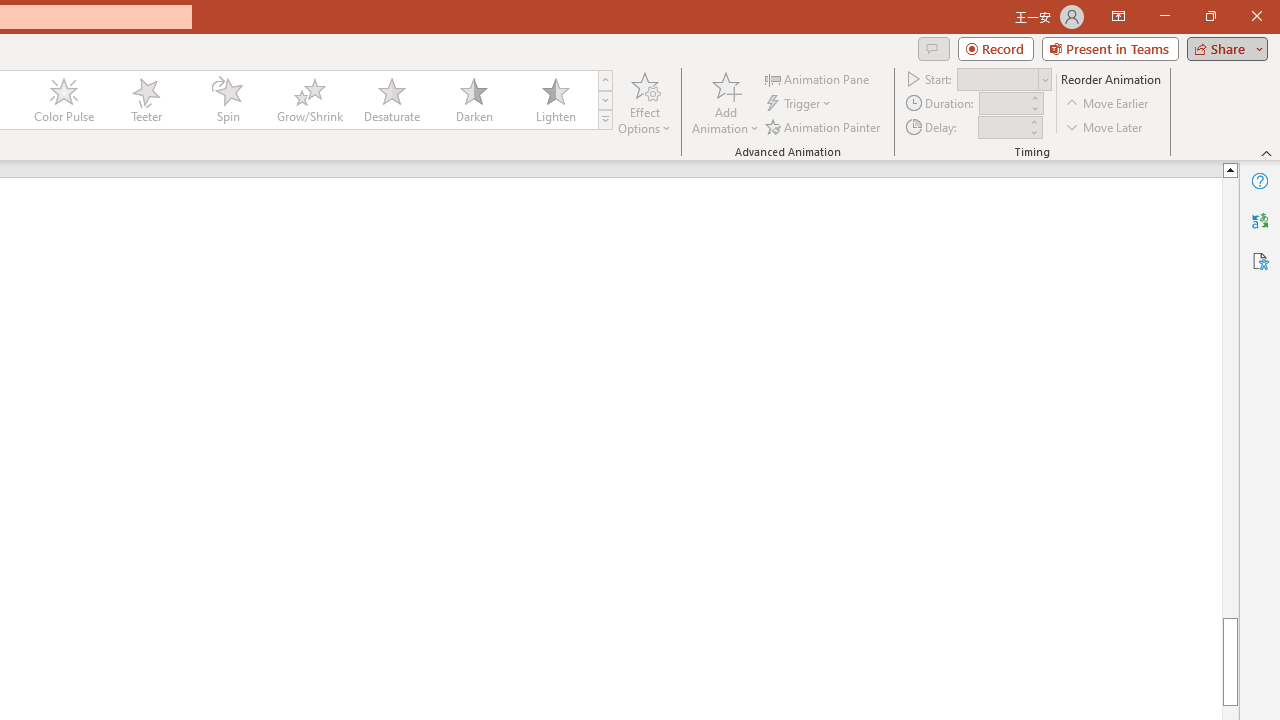 The height and width of the screenshot is (720, 1280). I want to click on 'Less', so click(1033, 132).